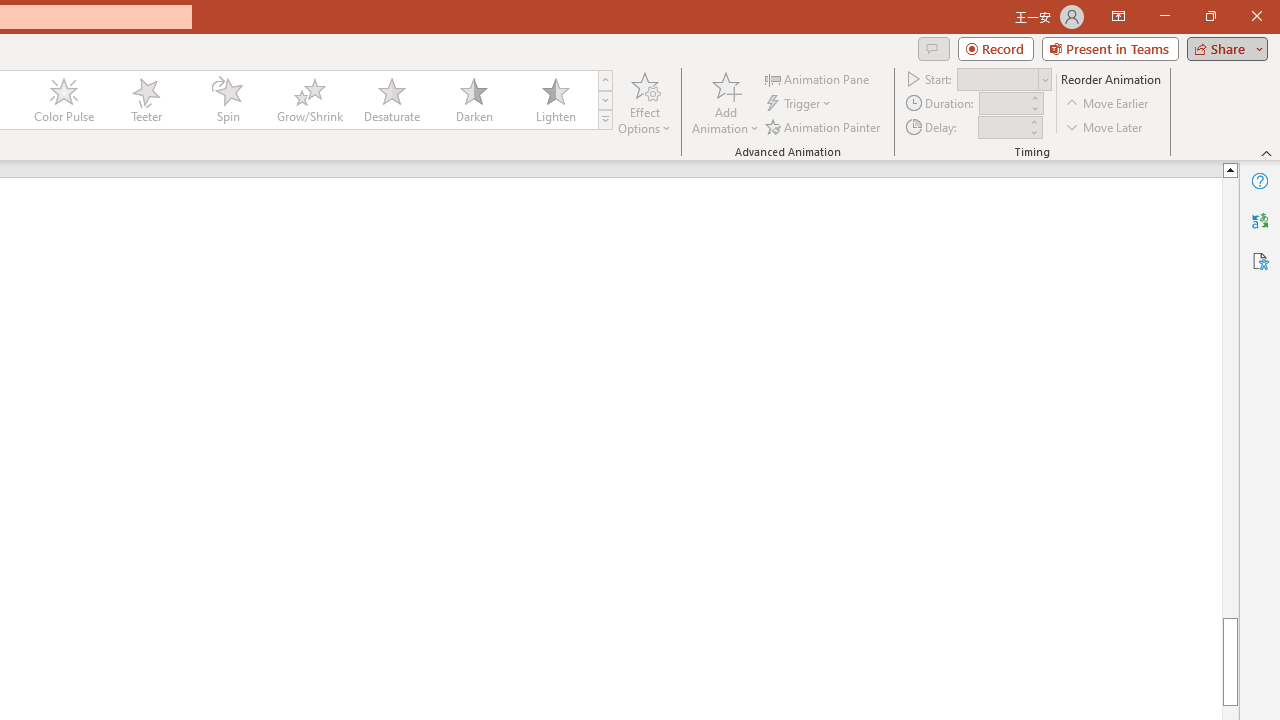 The height and width of the screenshot is (720, 1280). I want to click on 'Less', so click(1033, 132).